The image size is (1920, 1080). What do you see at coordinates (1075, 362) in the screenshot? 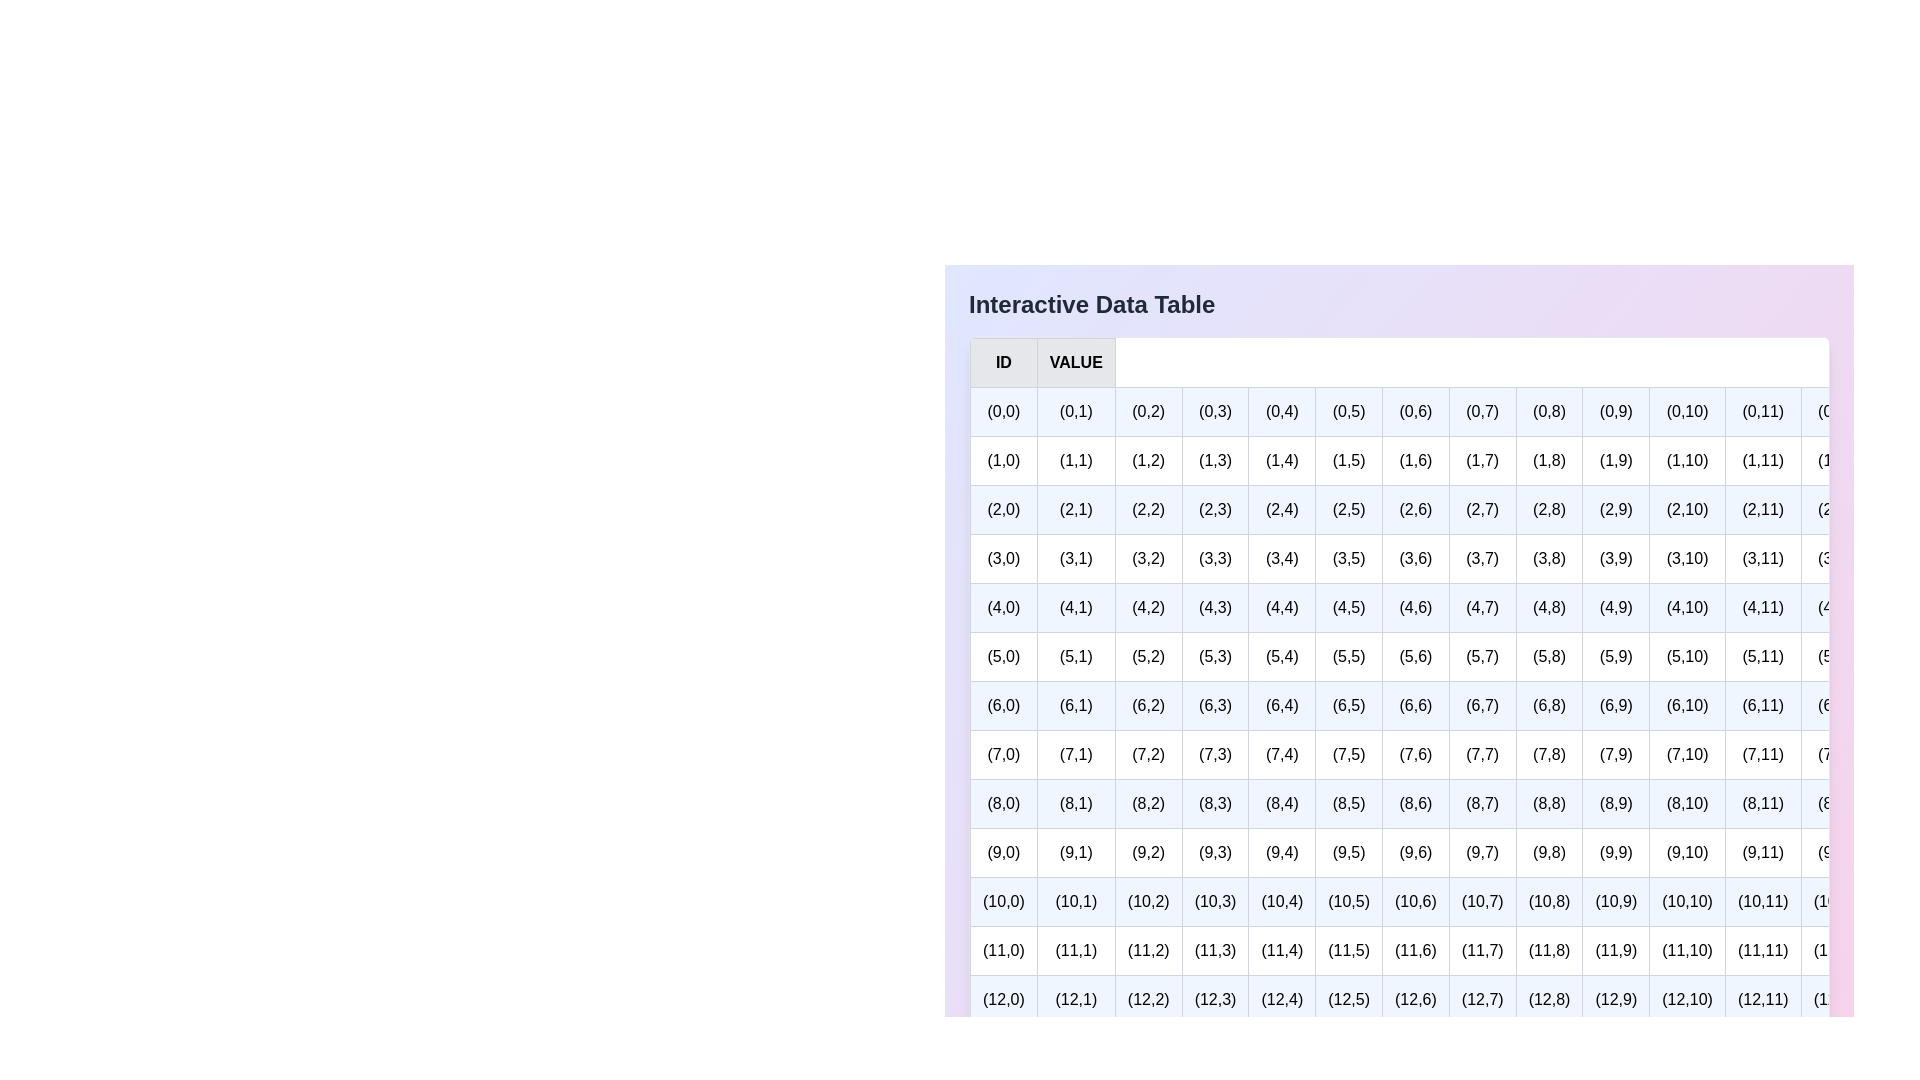
I see `the table header to sort the rows by the column VALUE` at bounding box center [1075, 362].